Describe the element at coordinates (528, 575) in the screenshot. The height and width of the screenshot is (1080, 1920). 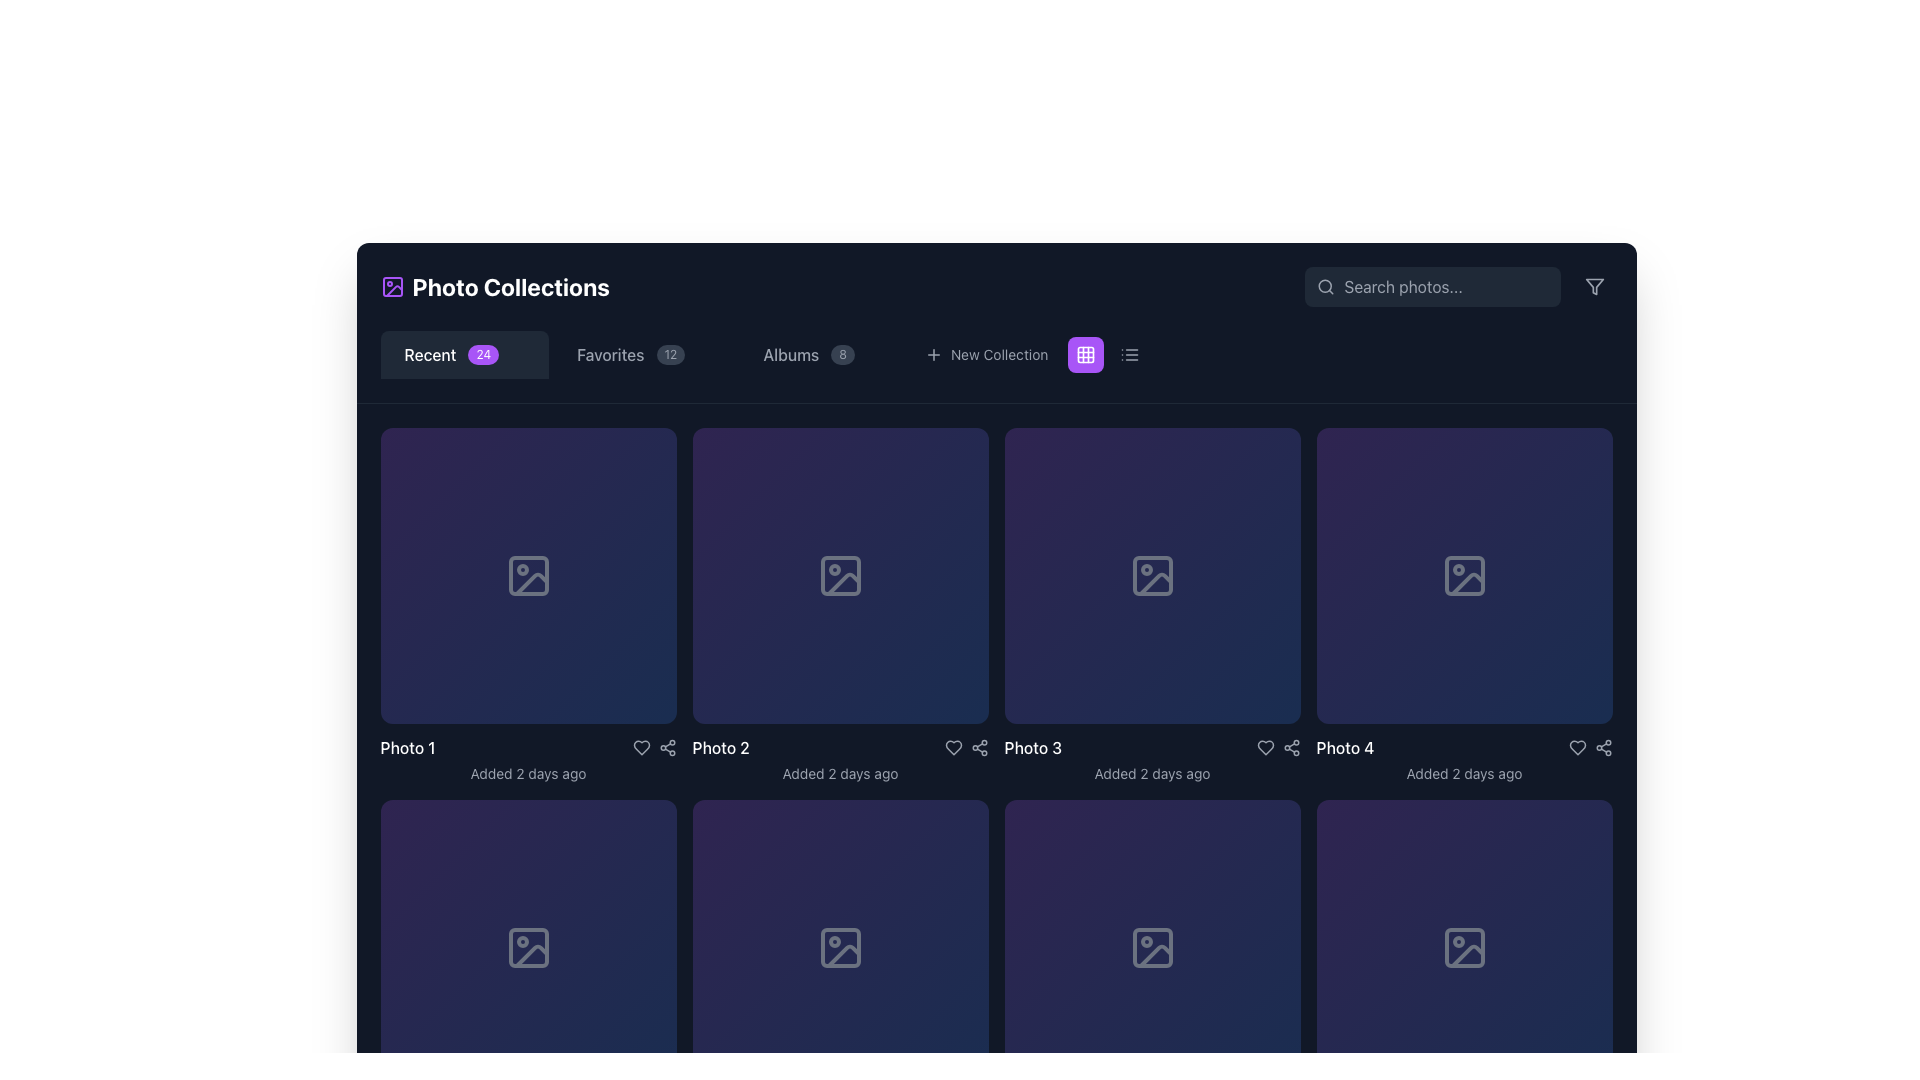
I see `the download icon button located centrally in the upper-middle area of the highlighted card` at that location.